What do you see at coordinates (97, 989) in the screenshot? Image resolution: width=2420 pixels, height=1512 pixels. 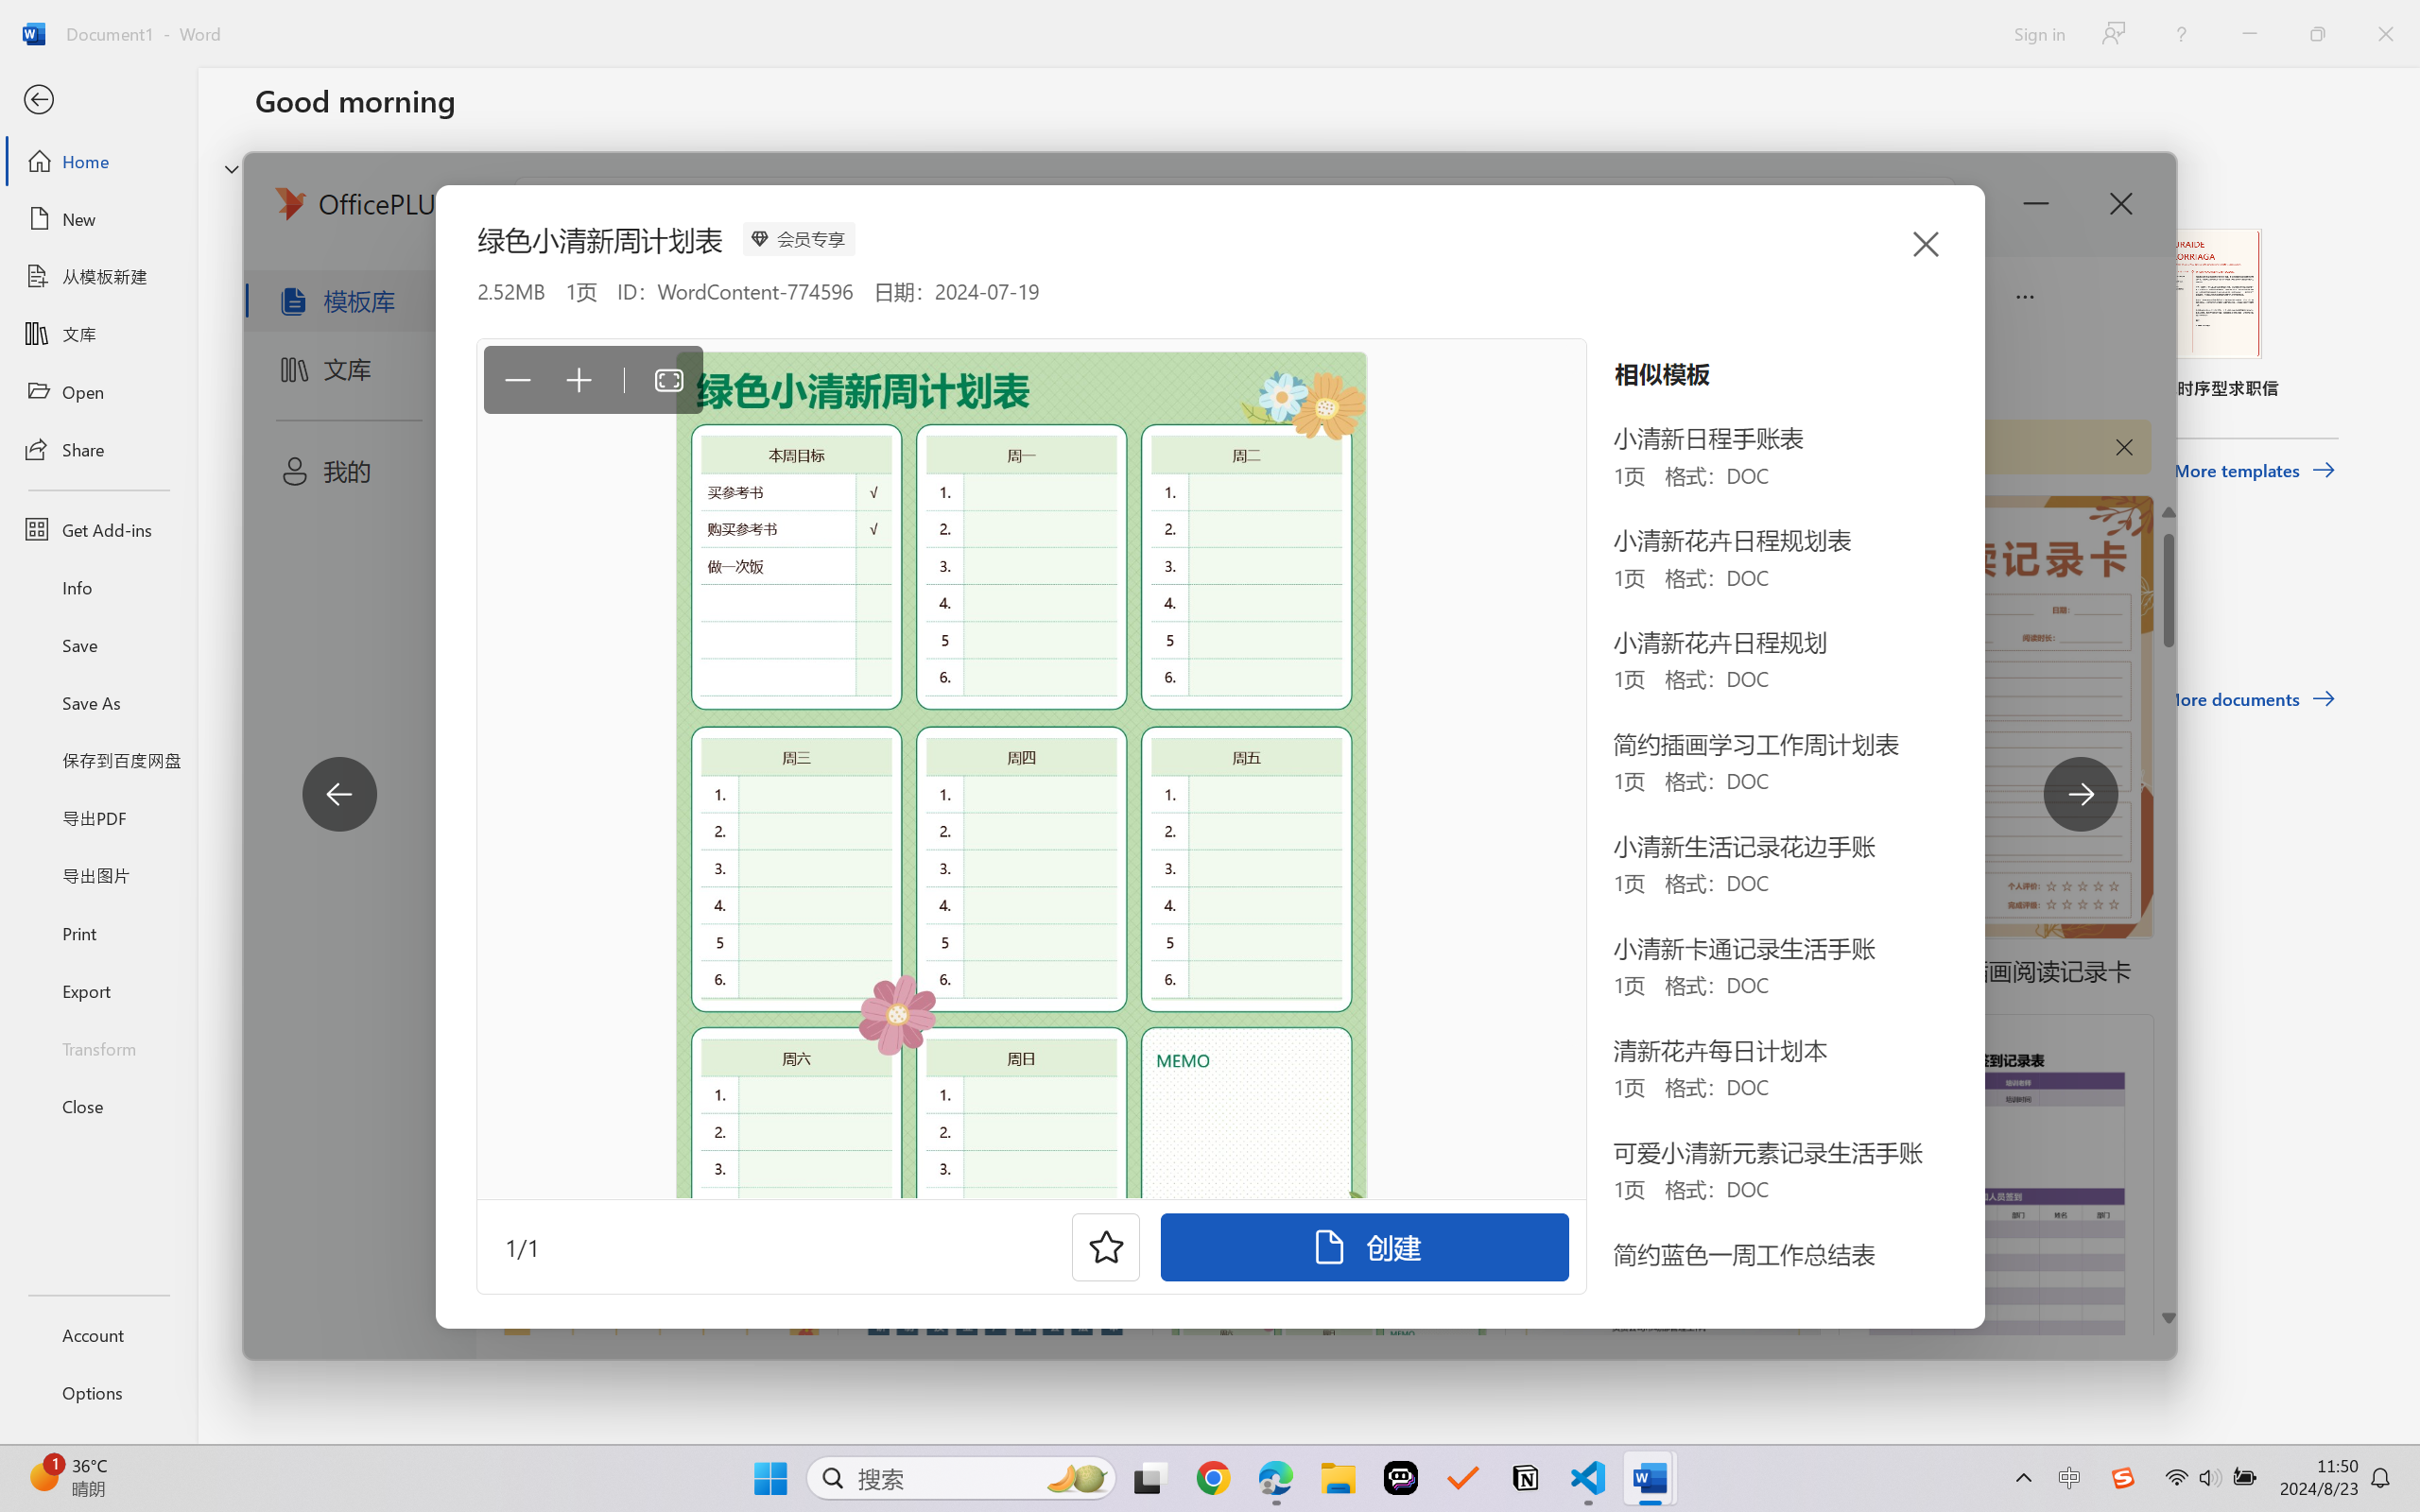 I see `'Export'` at bounding box center [97, 989].